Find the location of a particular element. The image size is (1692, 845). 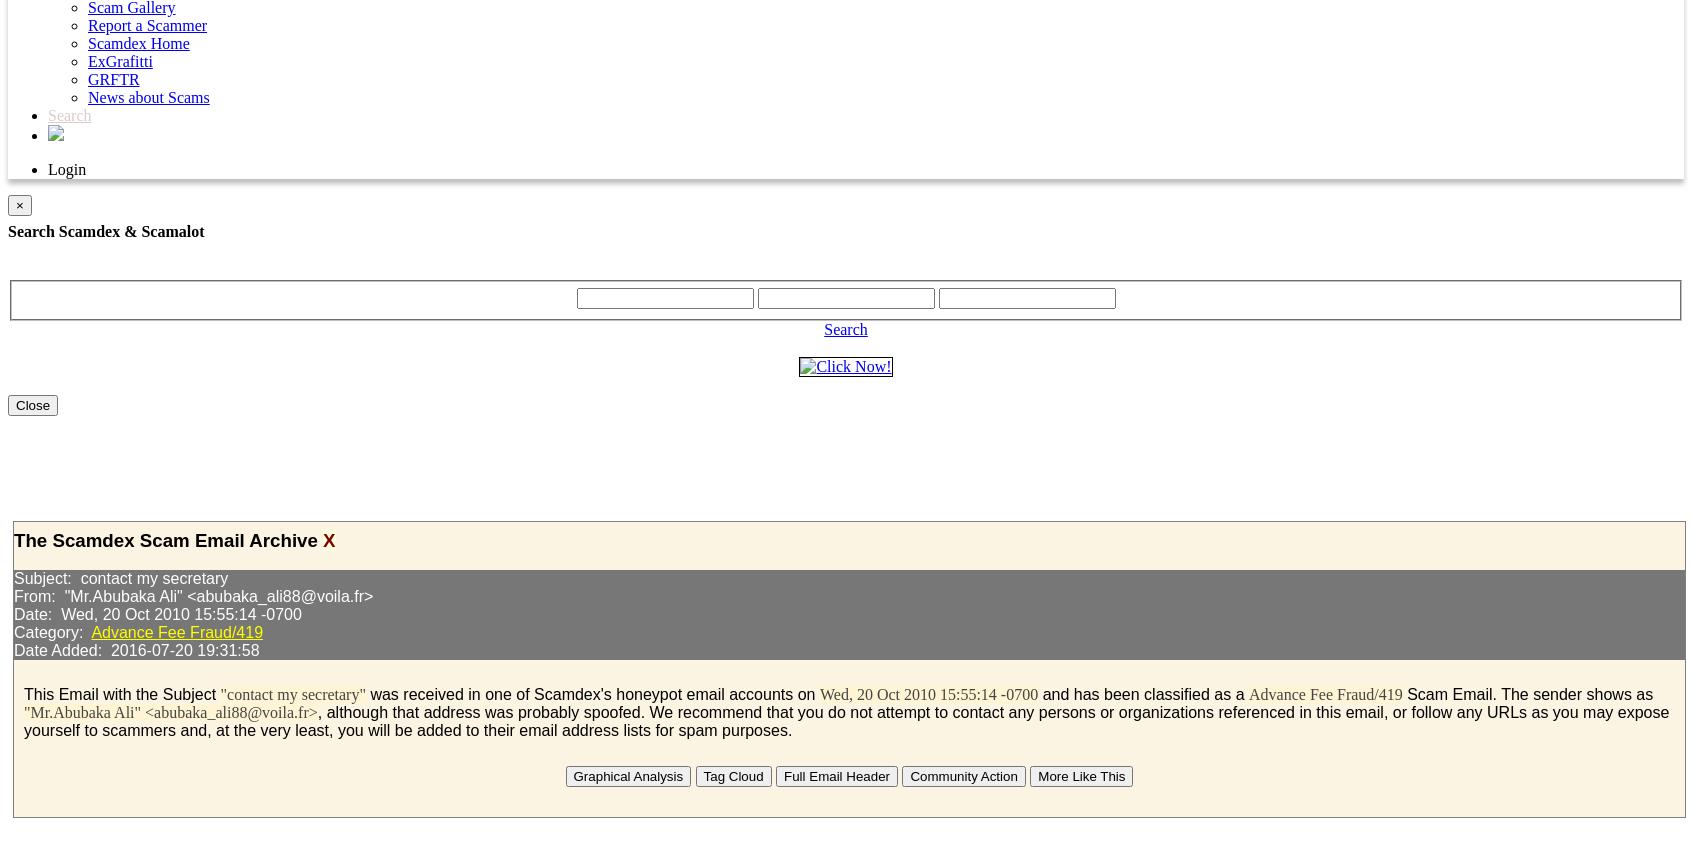

'ExGrafitti' is located at coordinates (119, 60).